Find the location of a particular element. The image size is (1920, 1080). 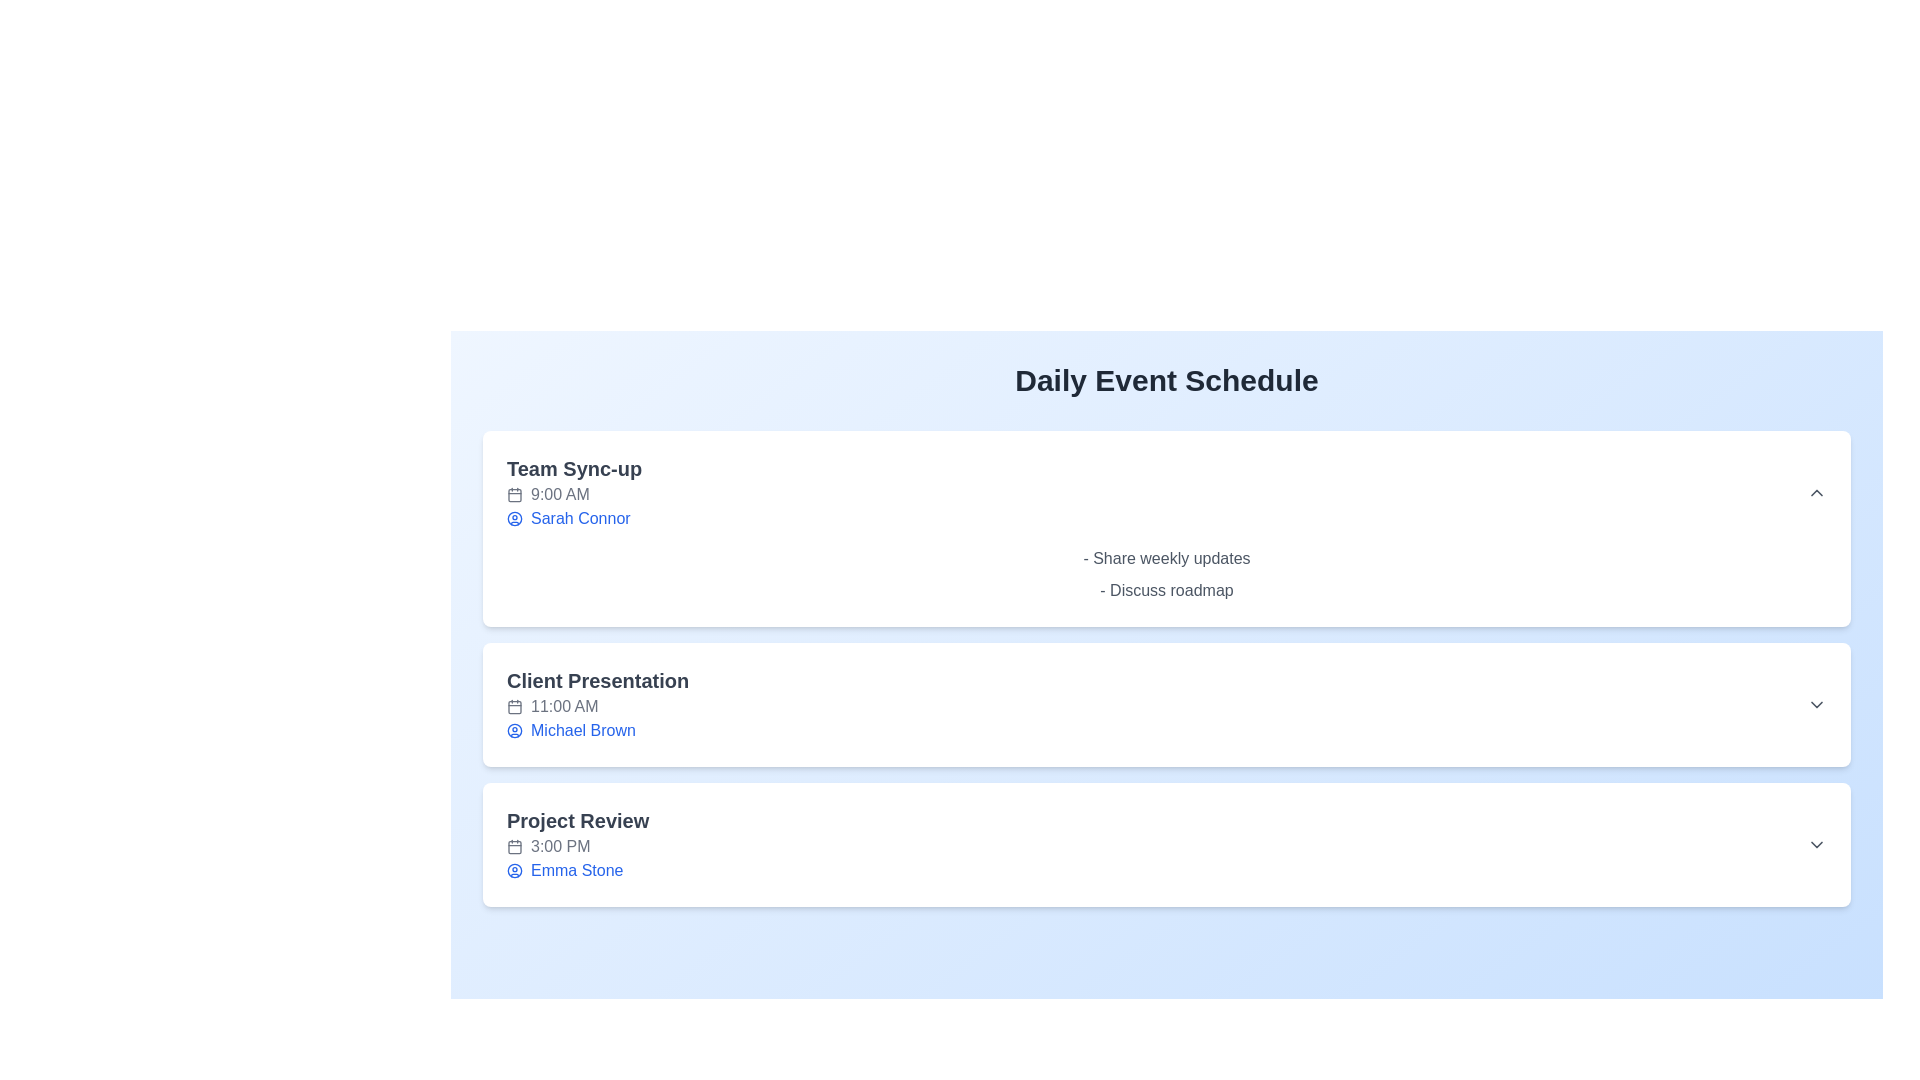

the text label displaying '3:00 PM' in gray font, located within the 'Project Review' section under 'Daily Event Schedule', which is the third event on the list and appears next to a calendar icon is located at coordinates (560, 847).